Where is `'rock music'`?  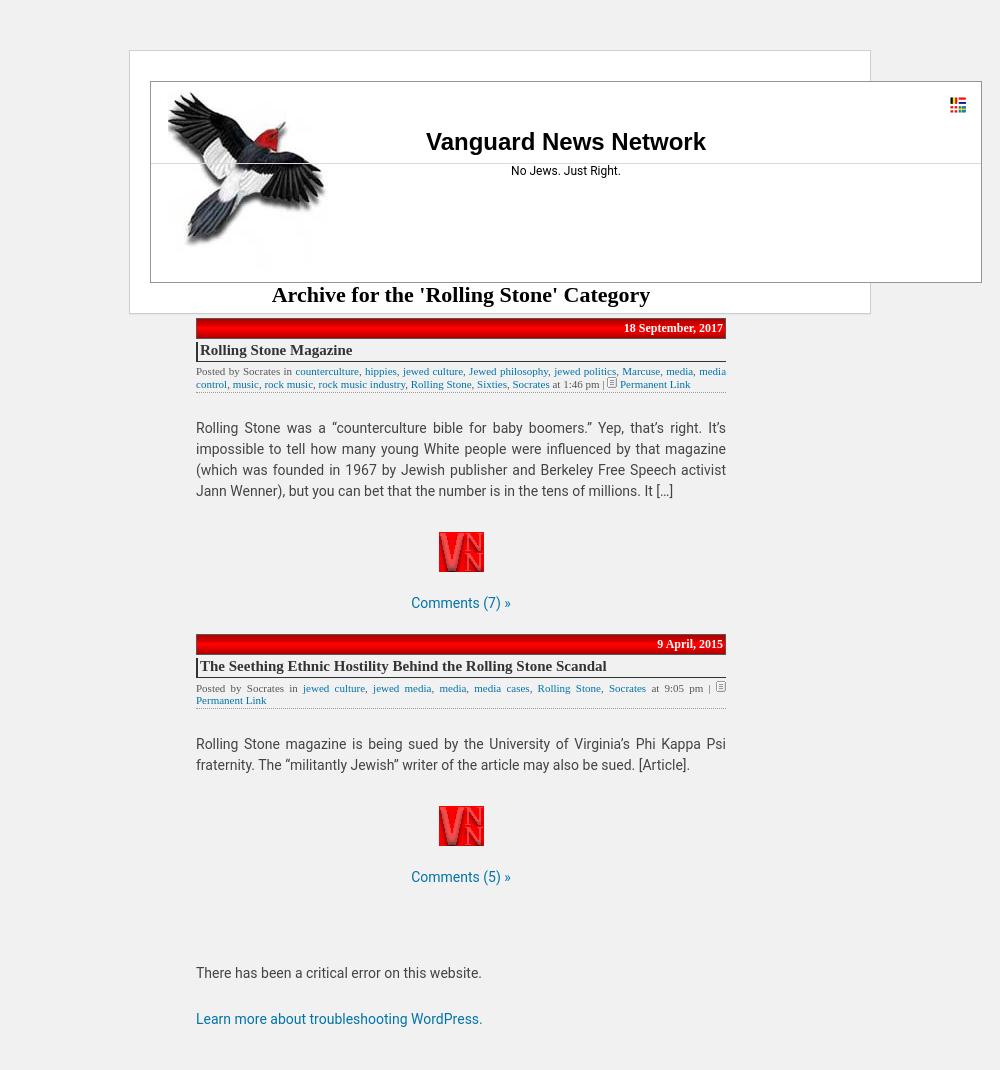
'rock music' is located at coordinates (264, 383).